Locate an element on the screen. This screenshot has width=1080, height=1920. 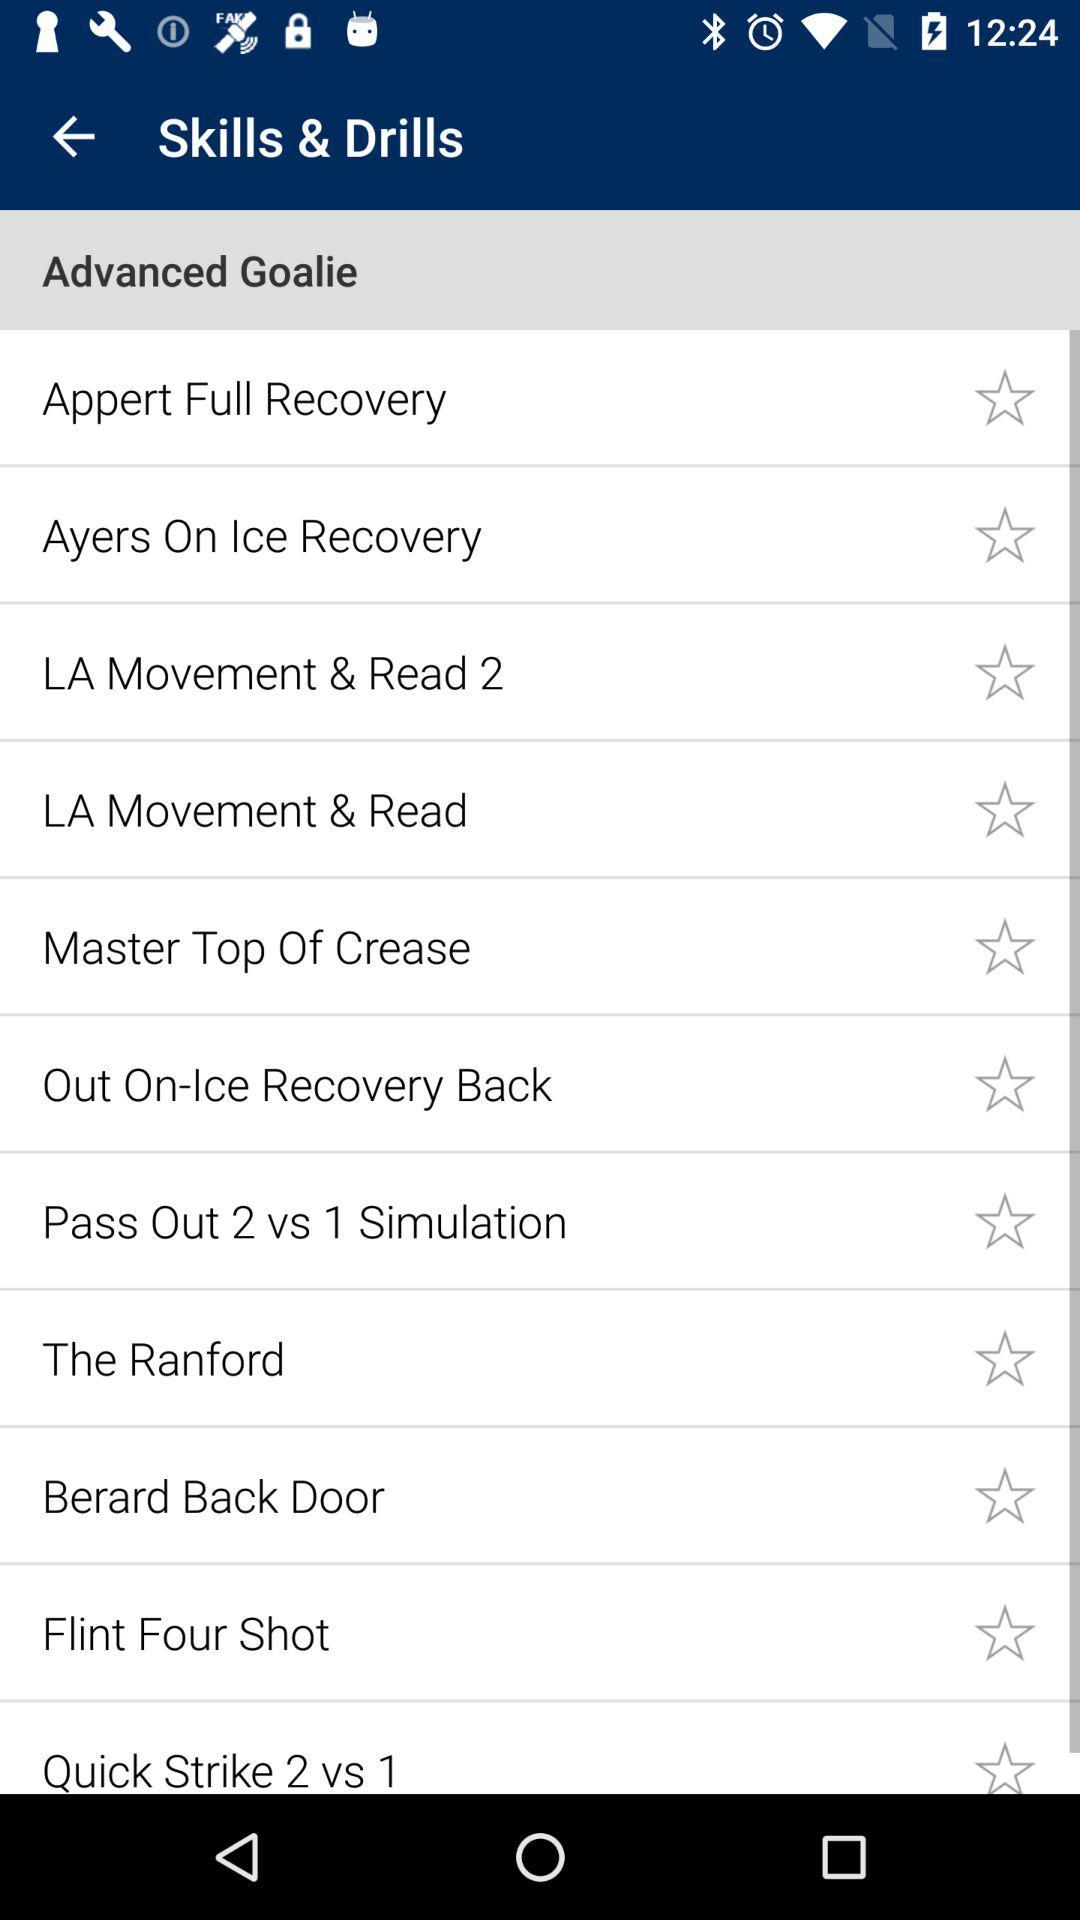
the first star from top is located at coordinates (1026, 396).